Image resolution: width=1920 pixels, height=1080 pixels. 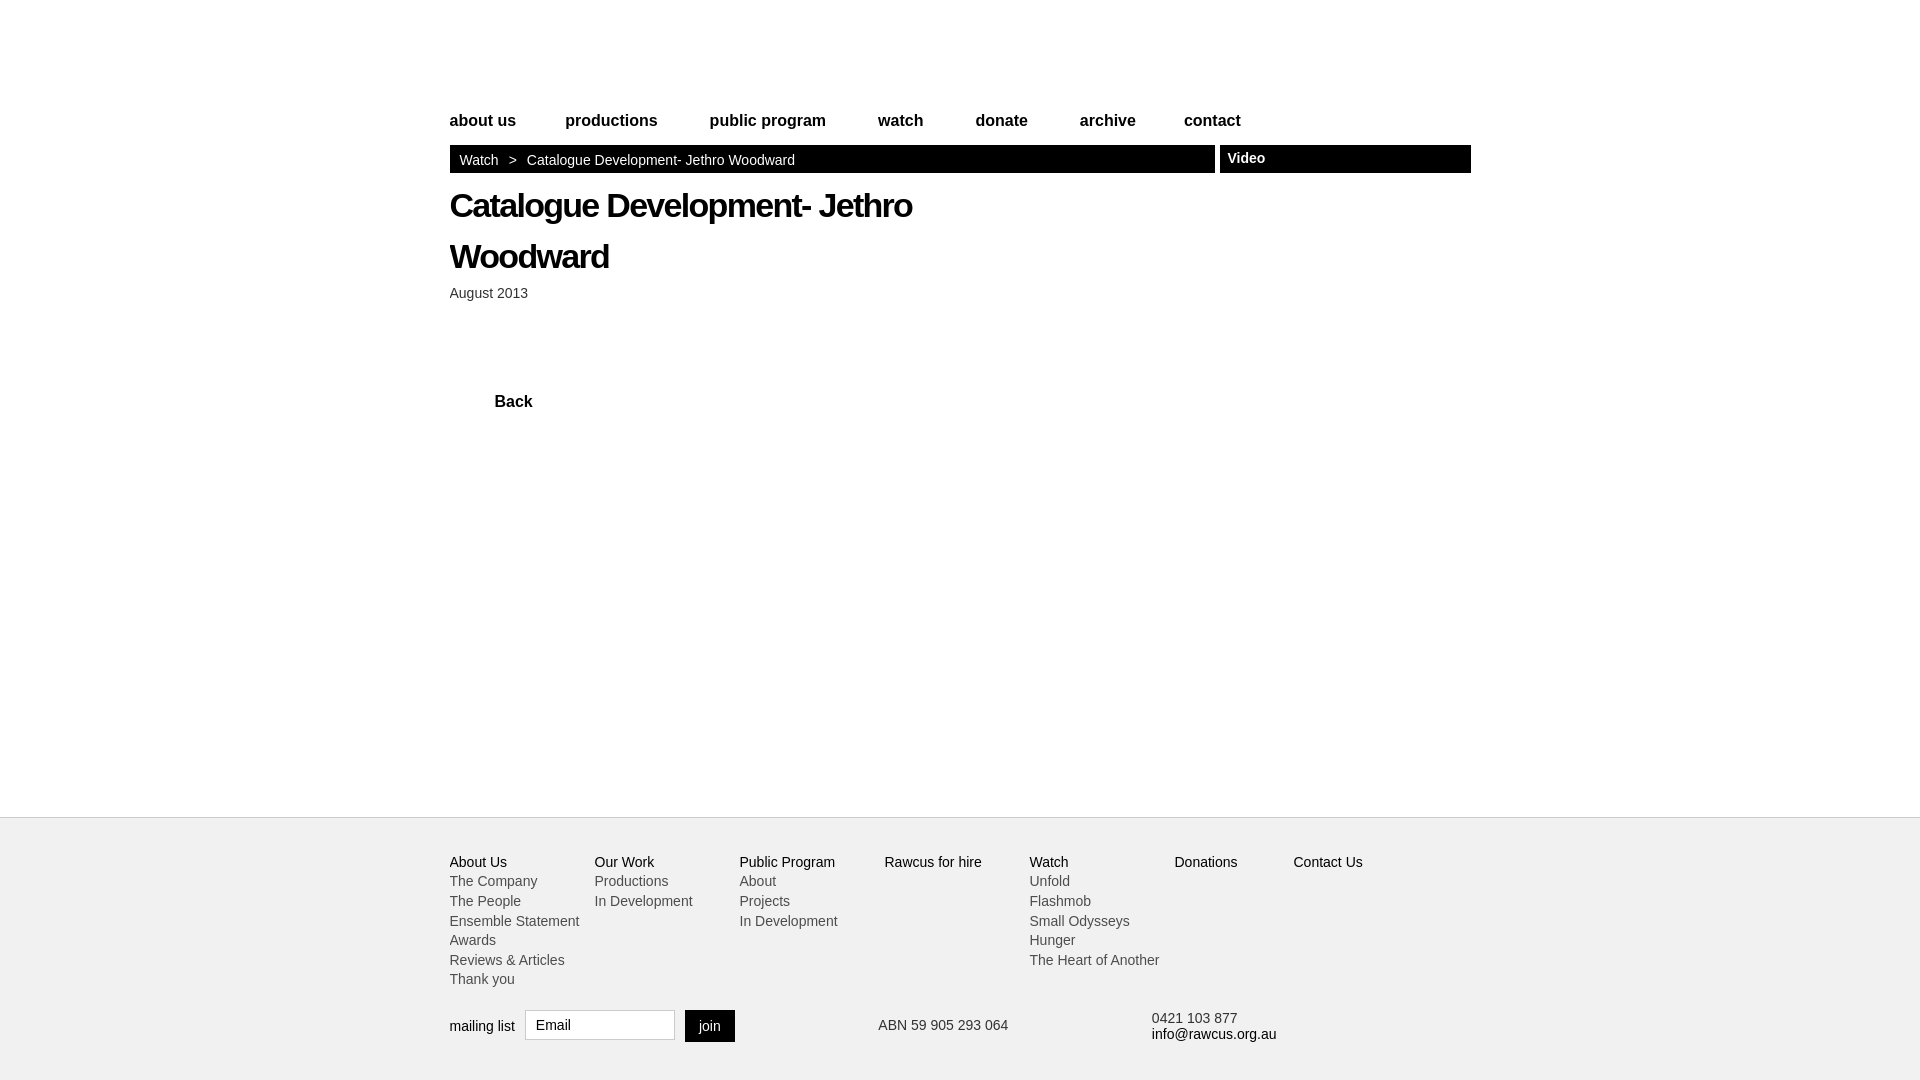 What do you see at coordinates (593, 901) in the screenshot?
I see `'In Development'` at bounding box center [593, 901].